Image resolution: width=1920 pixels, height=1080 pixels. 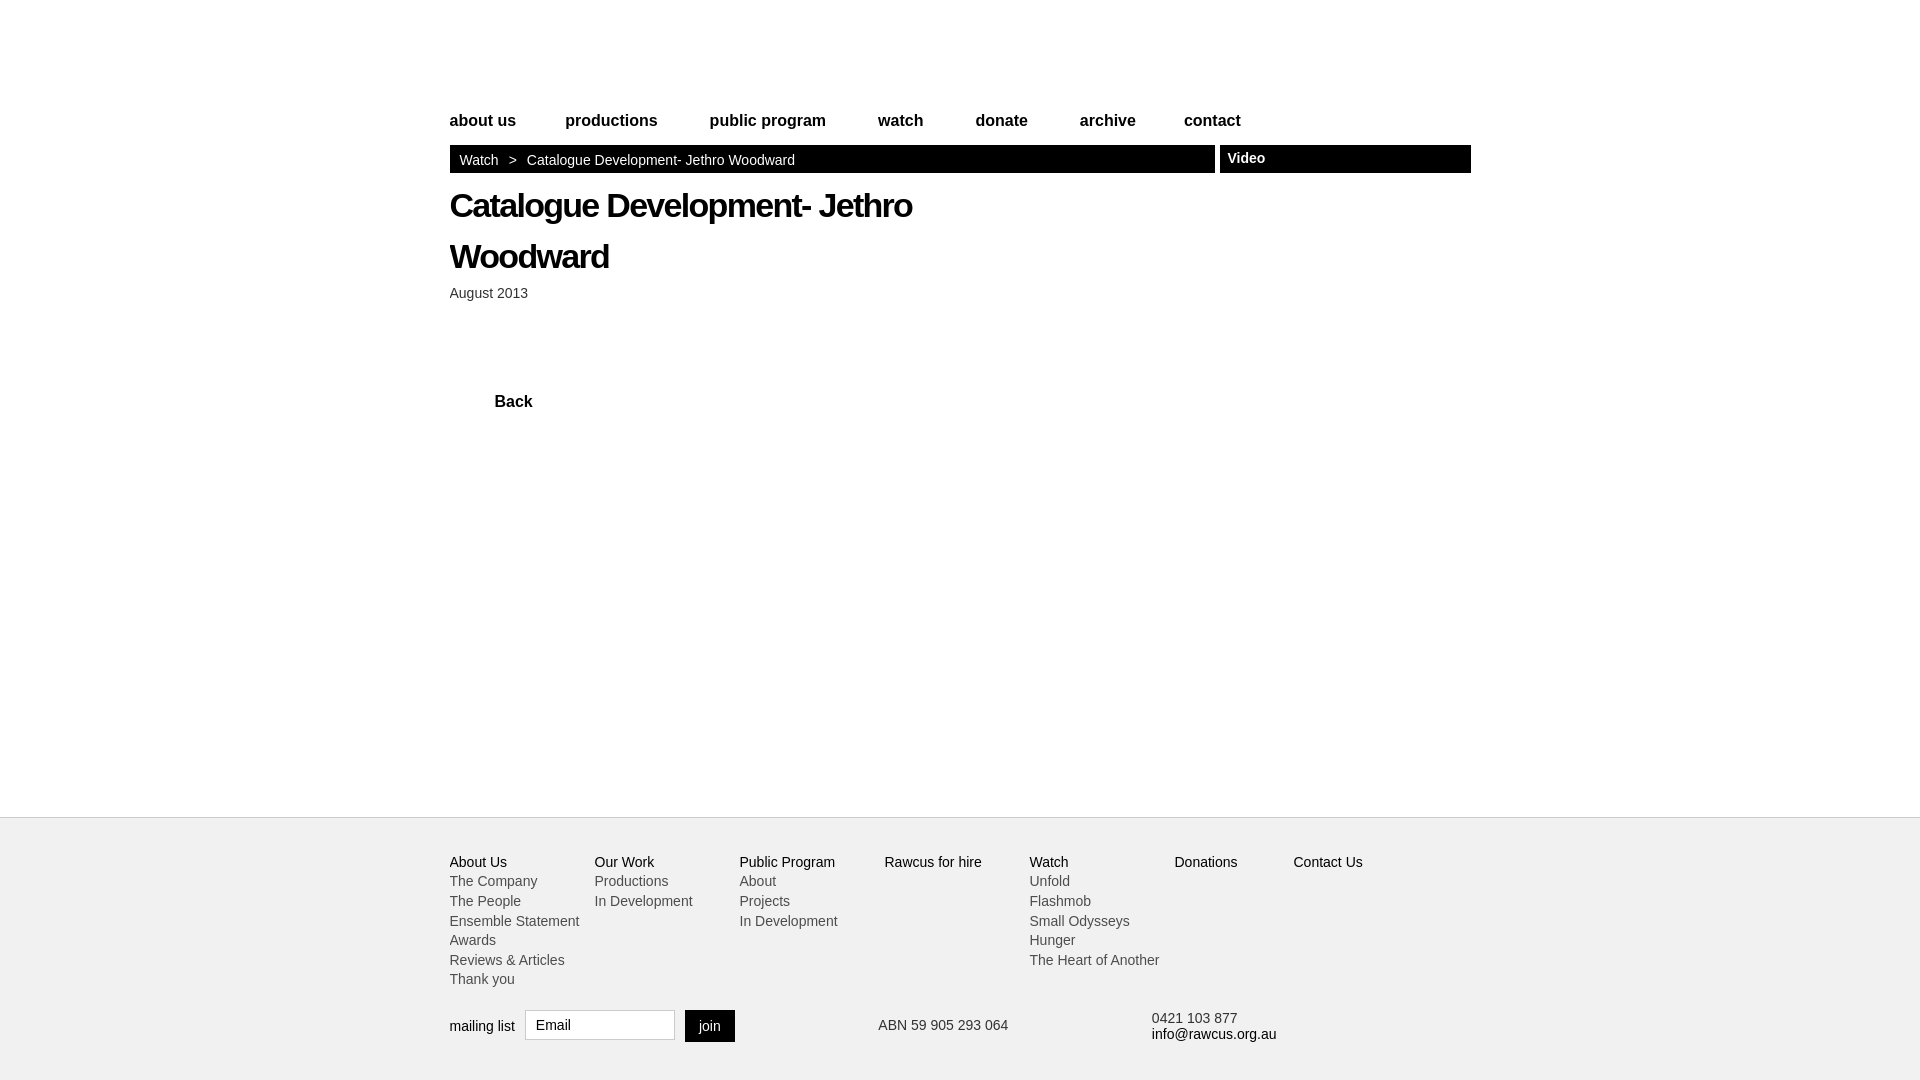 What do you see at coordinates (593, 901) in the screenshot?
I see `'In Development'` at bounding box center [593, 901].